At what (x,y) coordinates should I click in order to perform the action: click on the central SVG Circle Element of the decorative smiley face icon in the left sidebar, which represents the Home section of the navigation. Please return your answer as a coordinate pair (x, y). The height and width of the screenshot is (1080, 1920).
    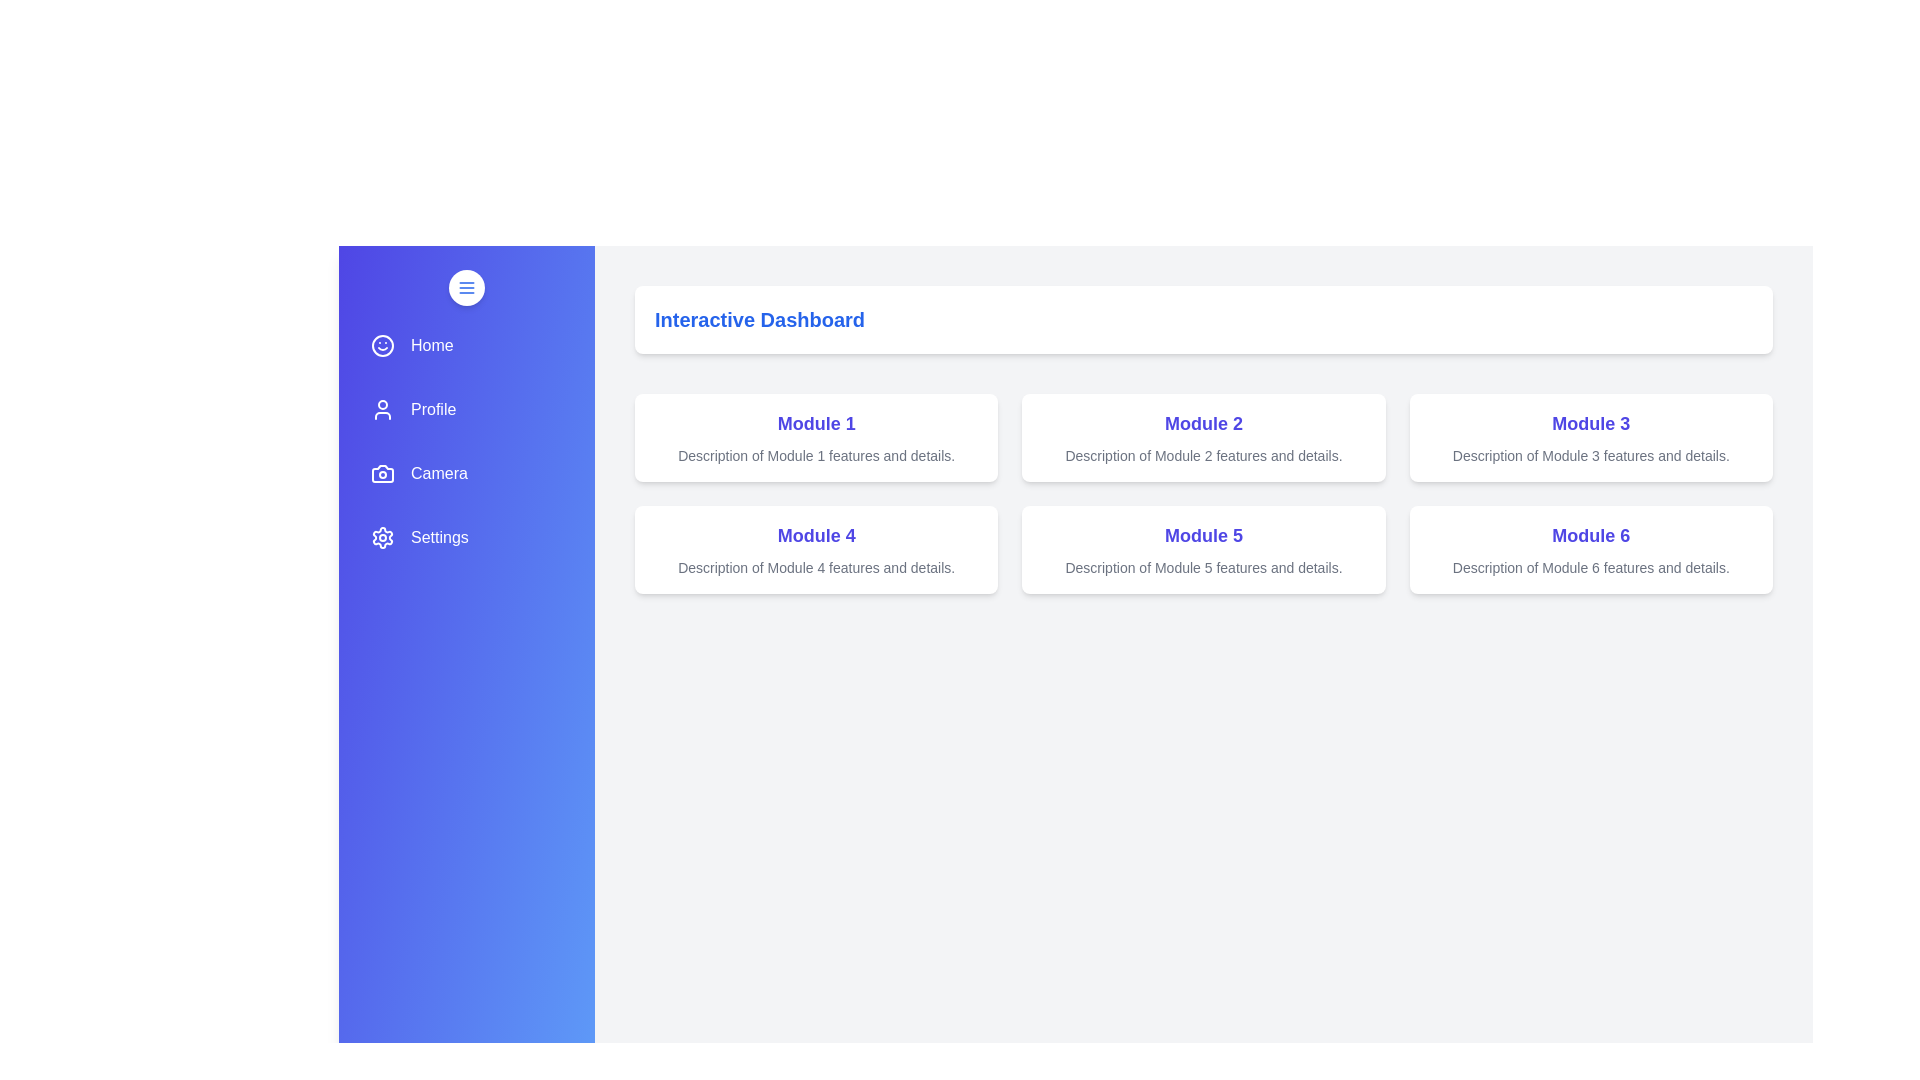
    Looking at the image, I should click on (383, 345).